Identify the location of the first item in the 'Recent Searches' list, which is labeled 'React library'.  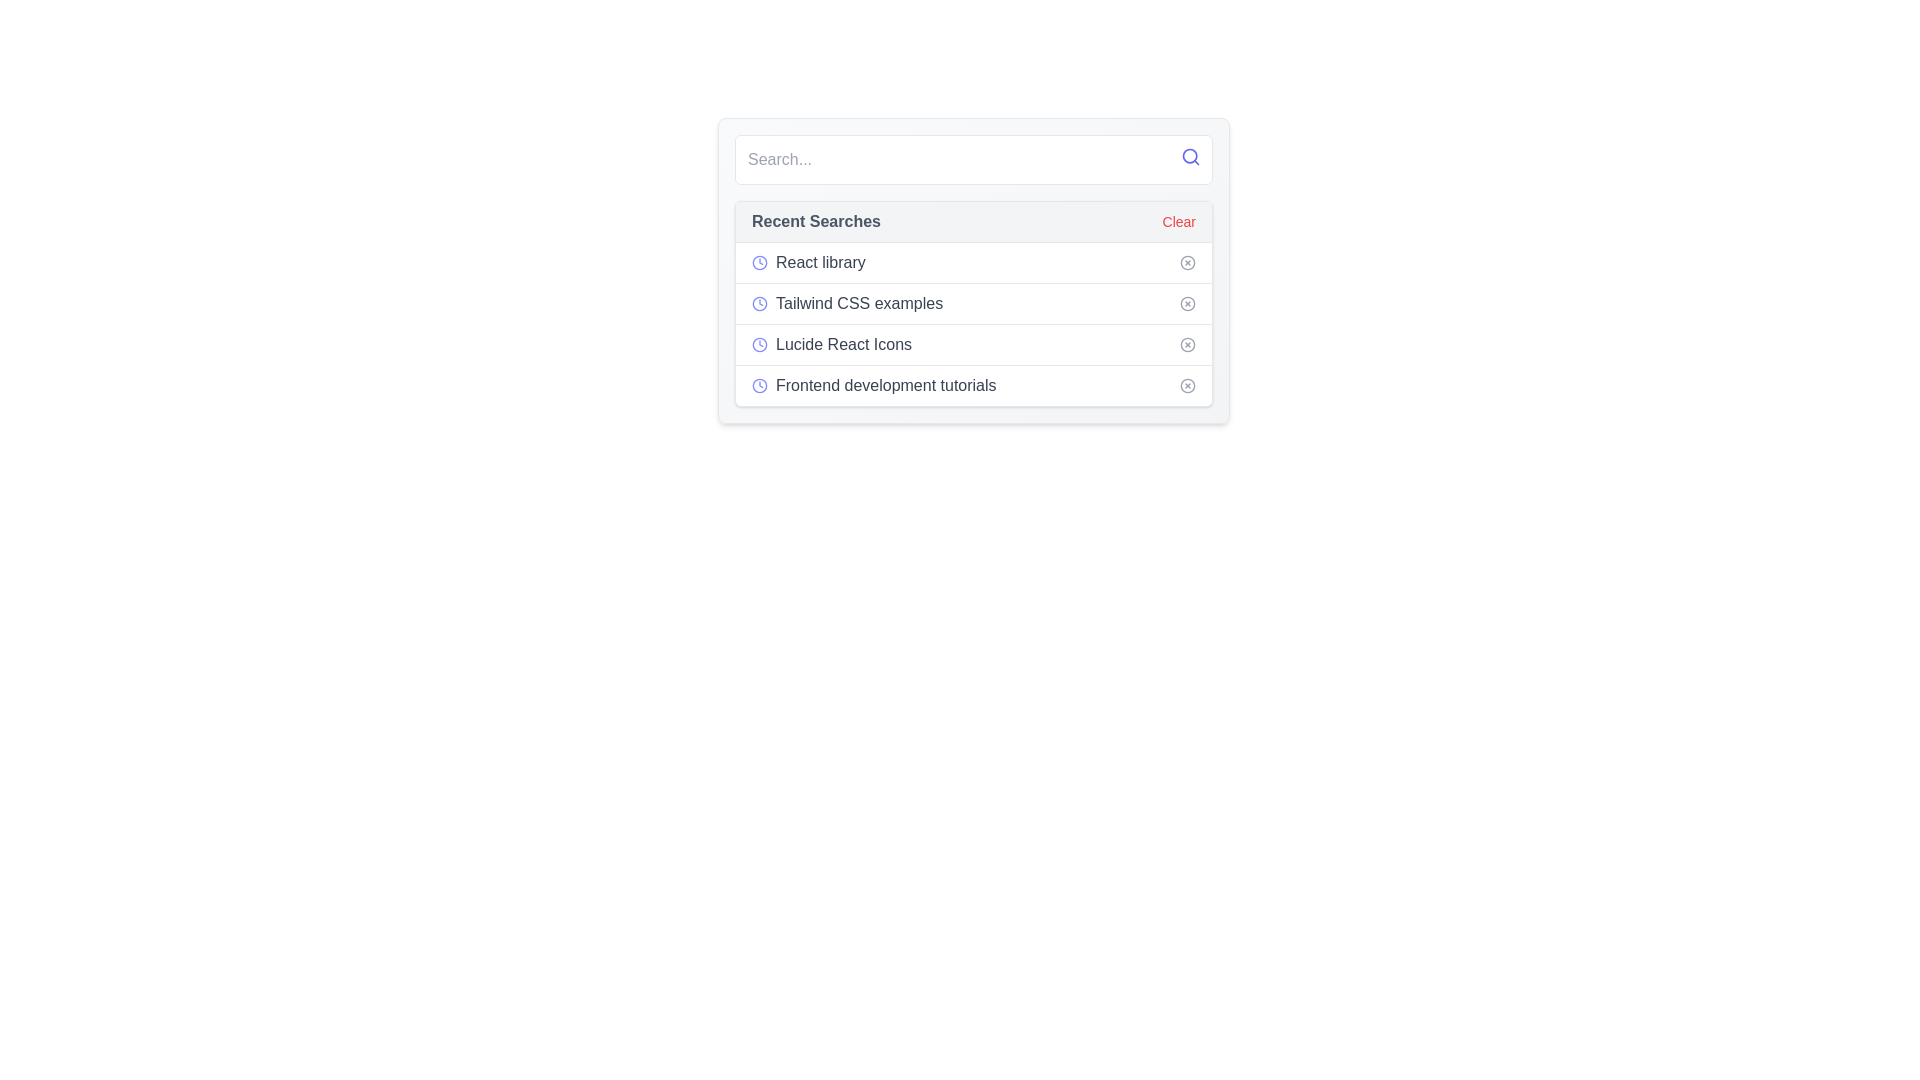
(808, 261).